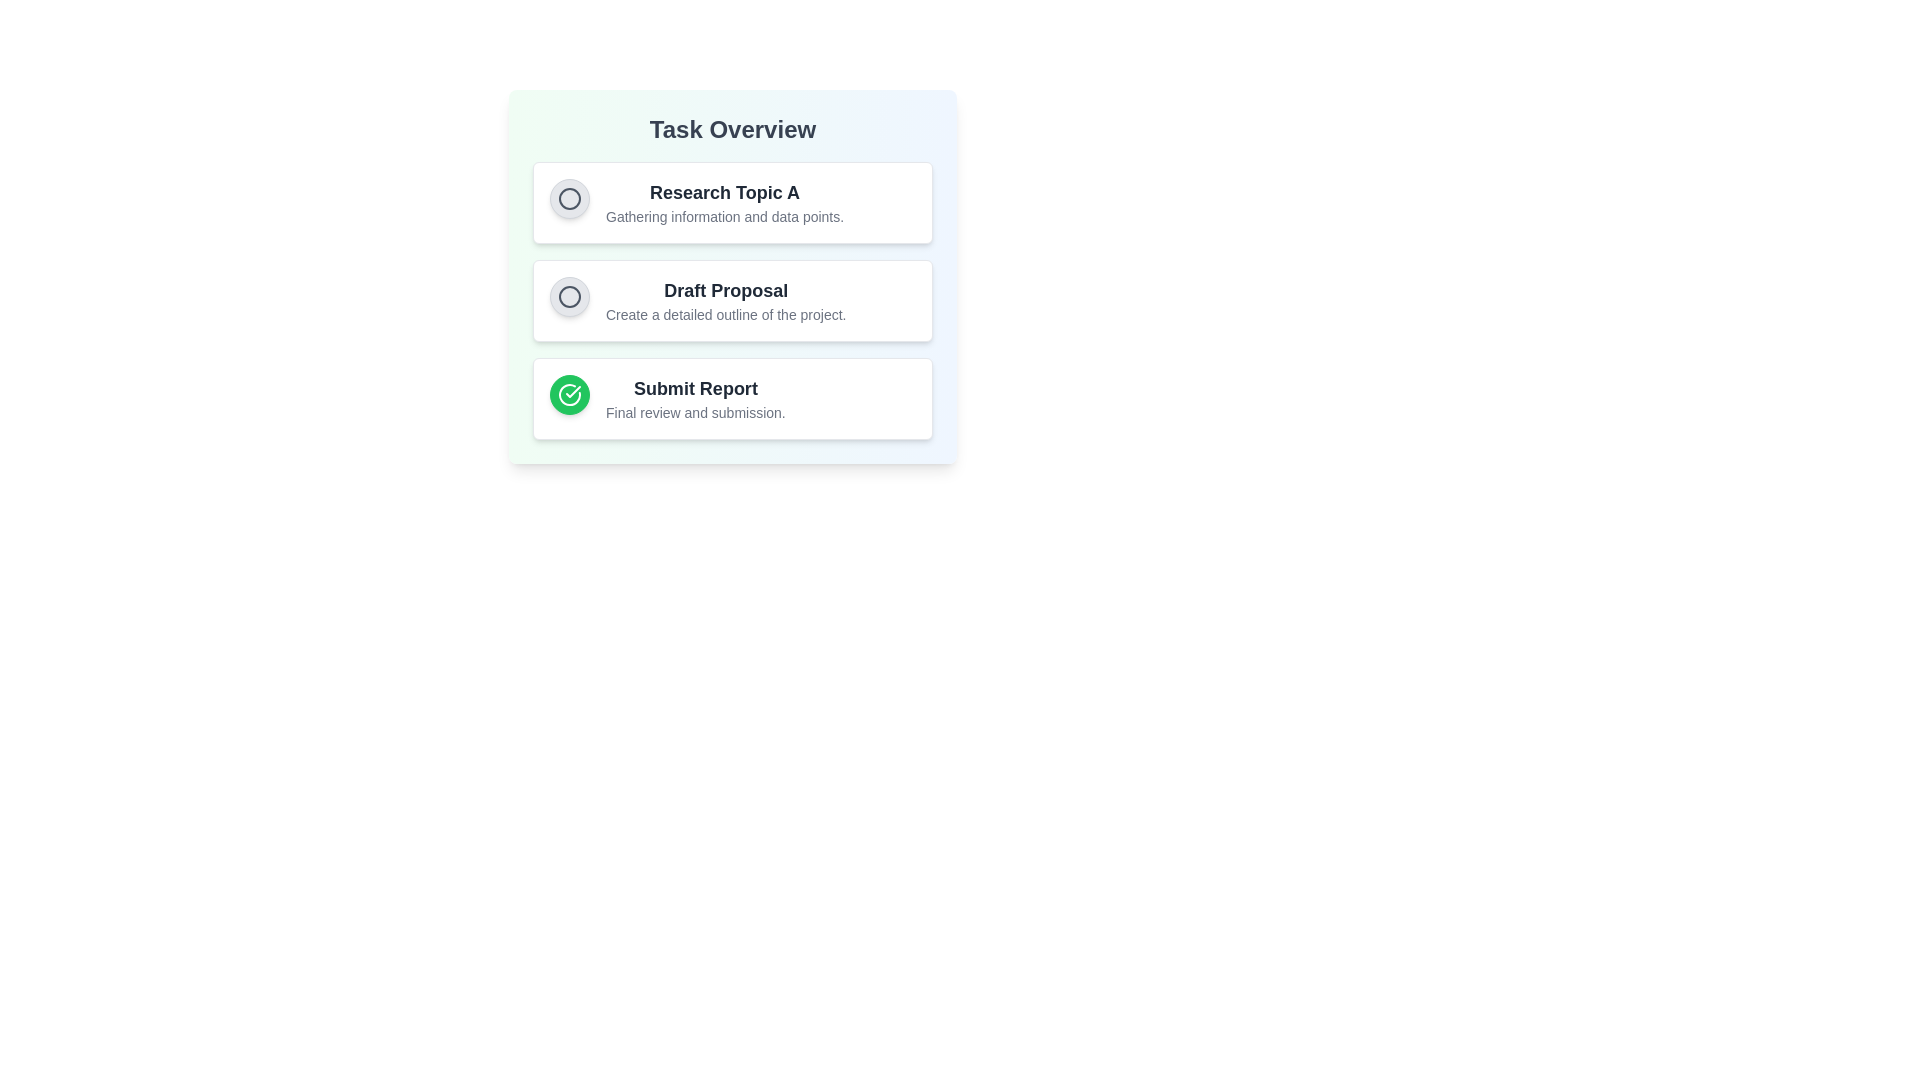 This screenshot has width=1920, height=1080. I want to click on the Text Label that serves as the title for the task description card, located at the bottom of the vertical stack of task descriptions, so click(695, 389).